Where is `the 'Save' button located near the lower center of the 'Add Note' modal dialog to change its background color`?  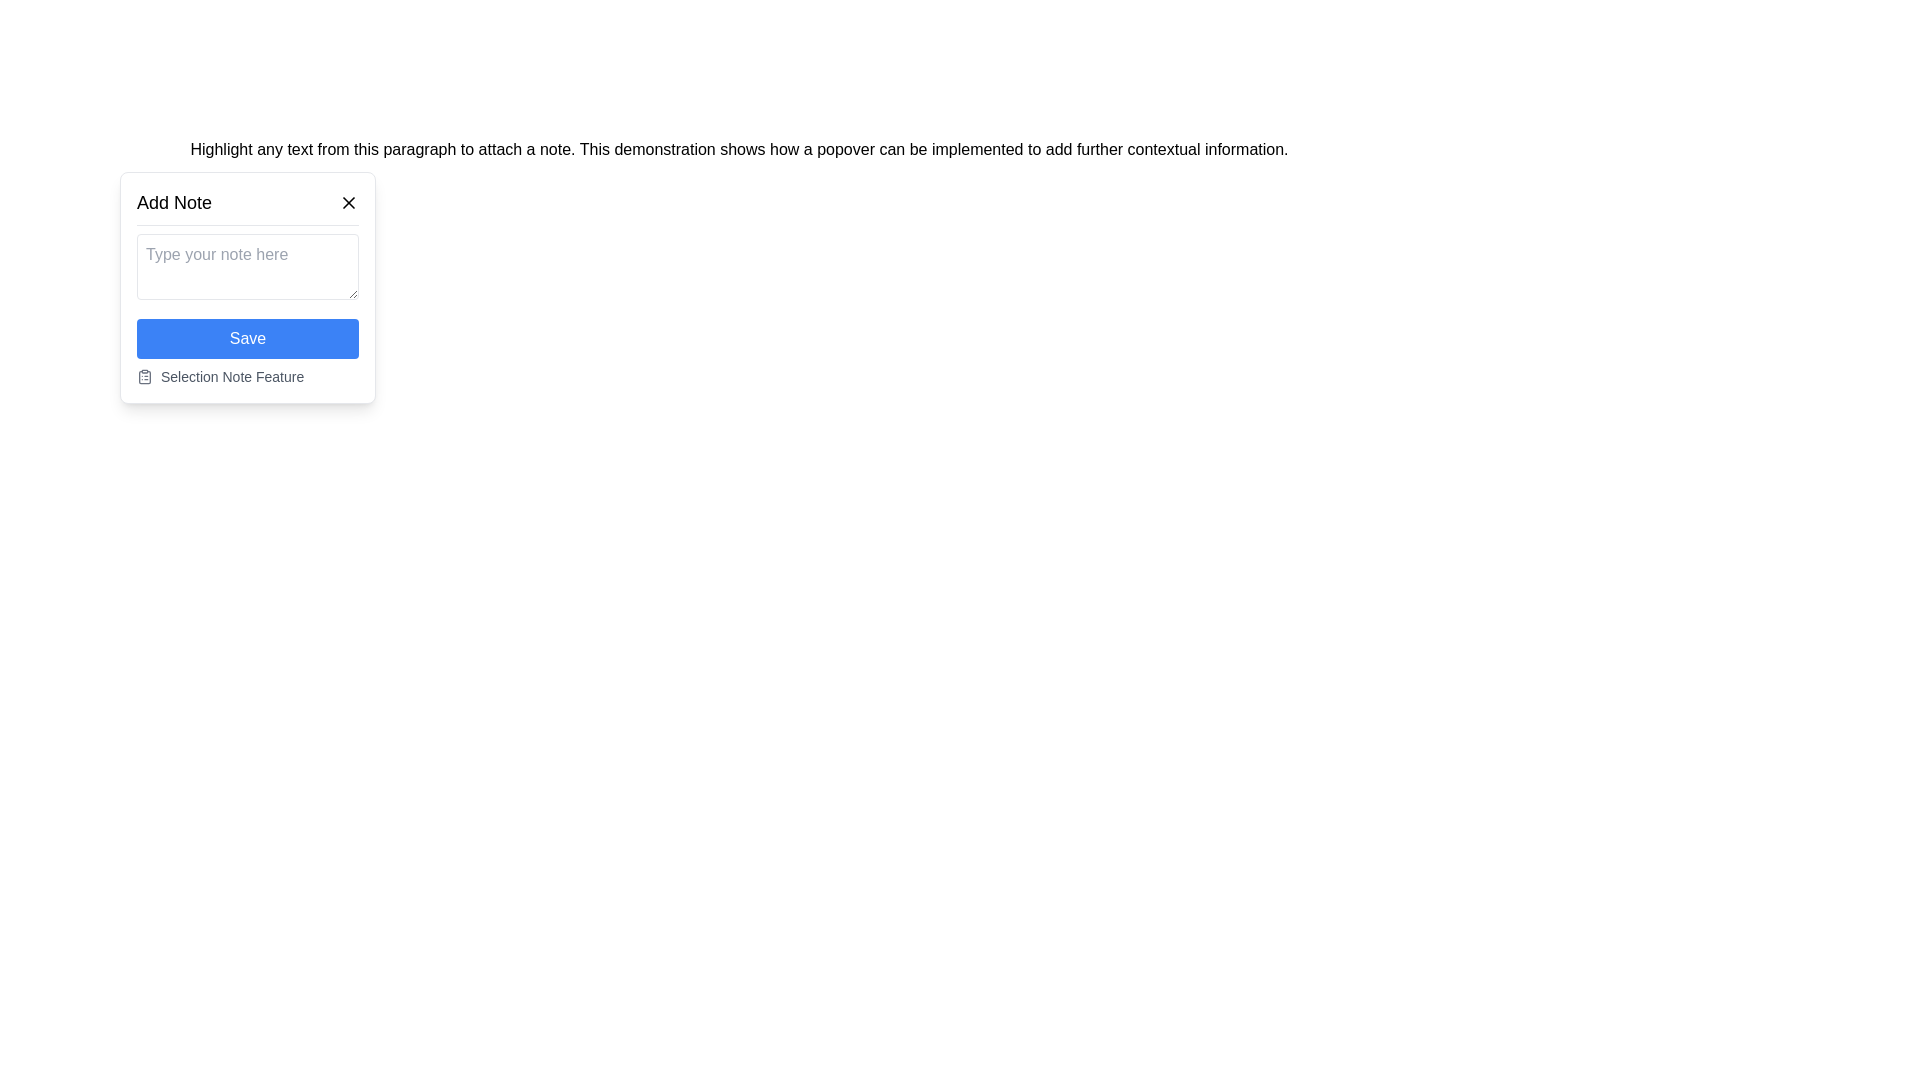
the 'Save' button located near the lower center of the 'Add Note' modal dialog to change its background color is located at coordinates (247, 338).